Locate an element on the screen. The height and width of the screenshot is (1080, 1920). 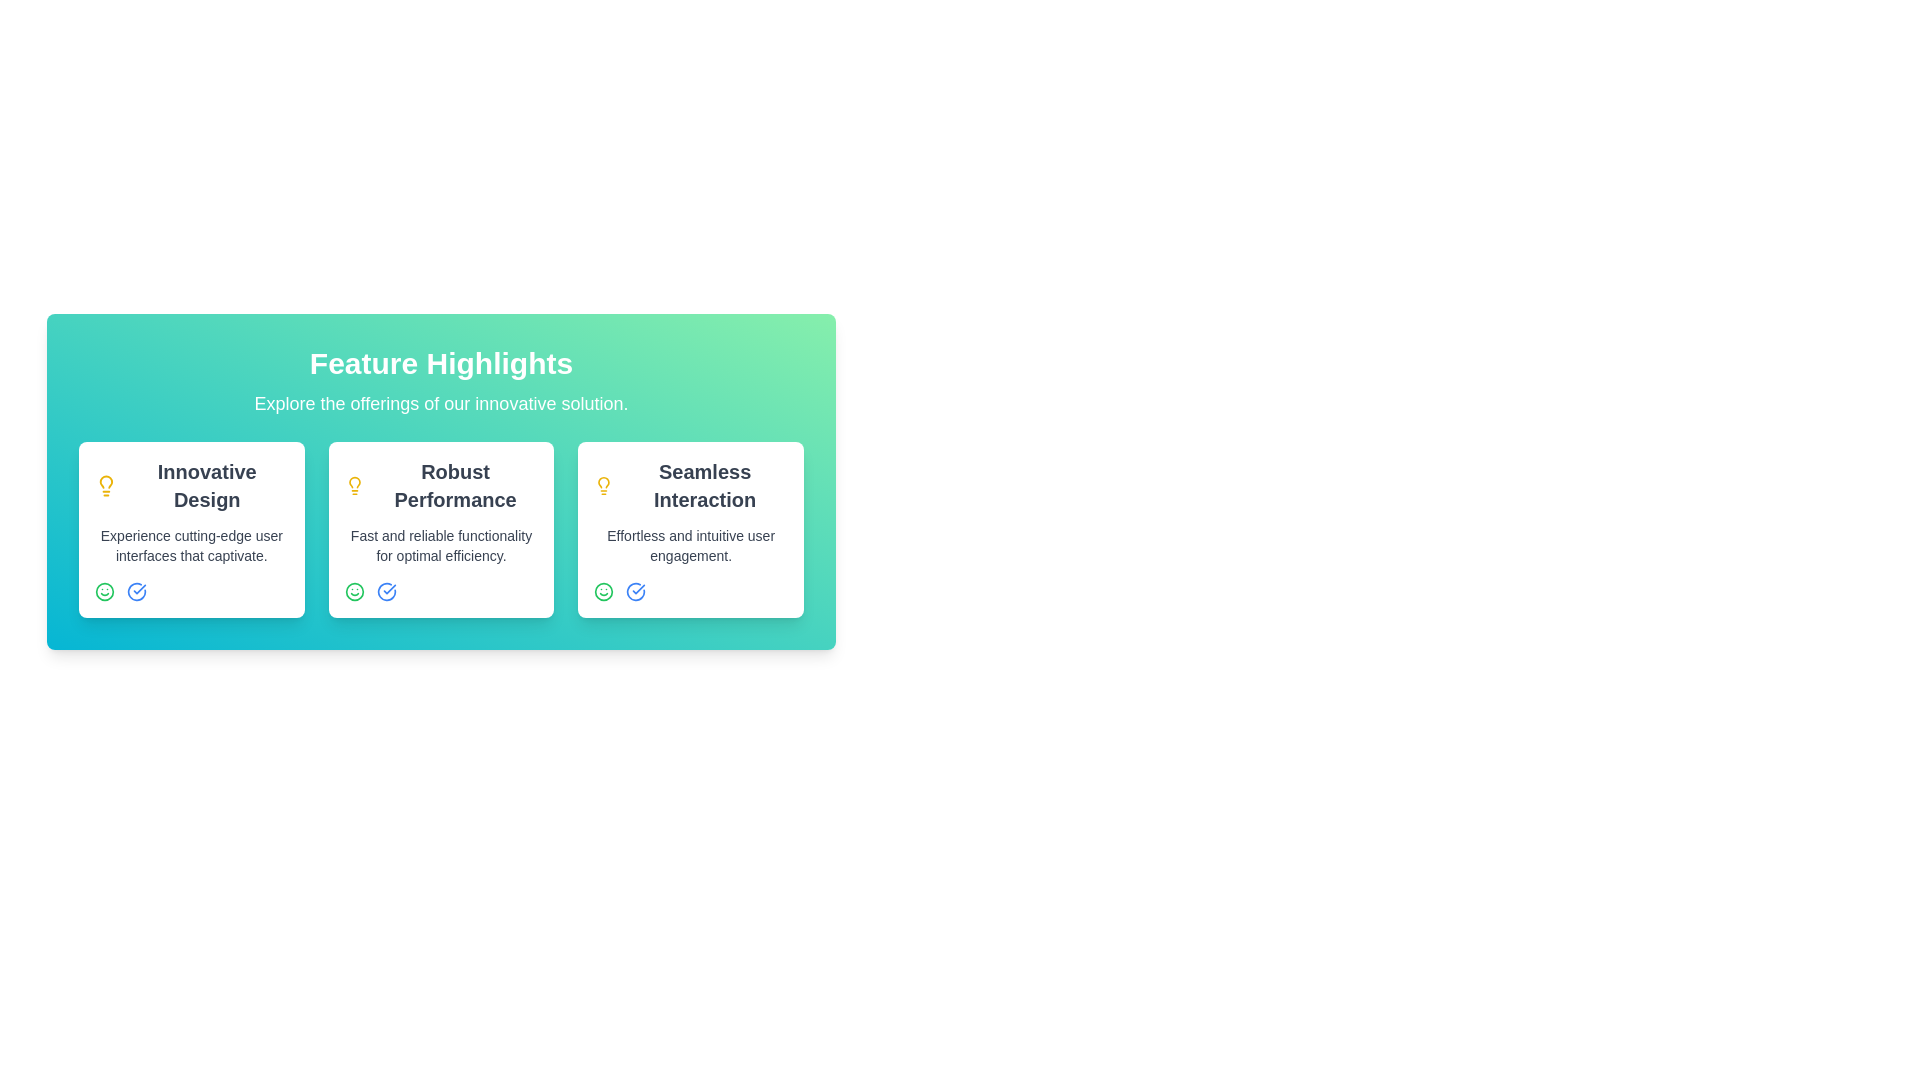
the prominent heading at the center-top of the interface is located at coordinates (440, 363).